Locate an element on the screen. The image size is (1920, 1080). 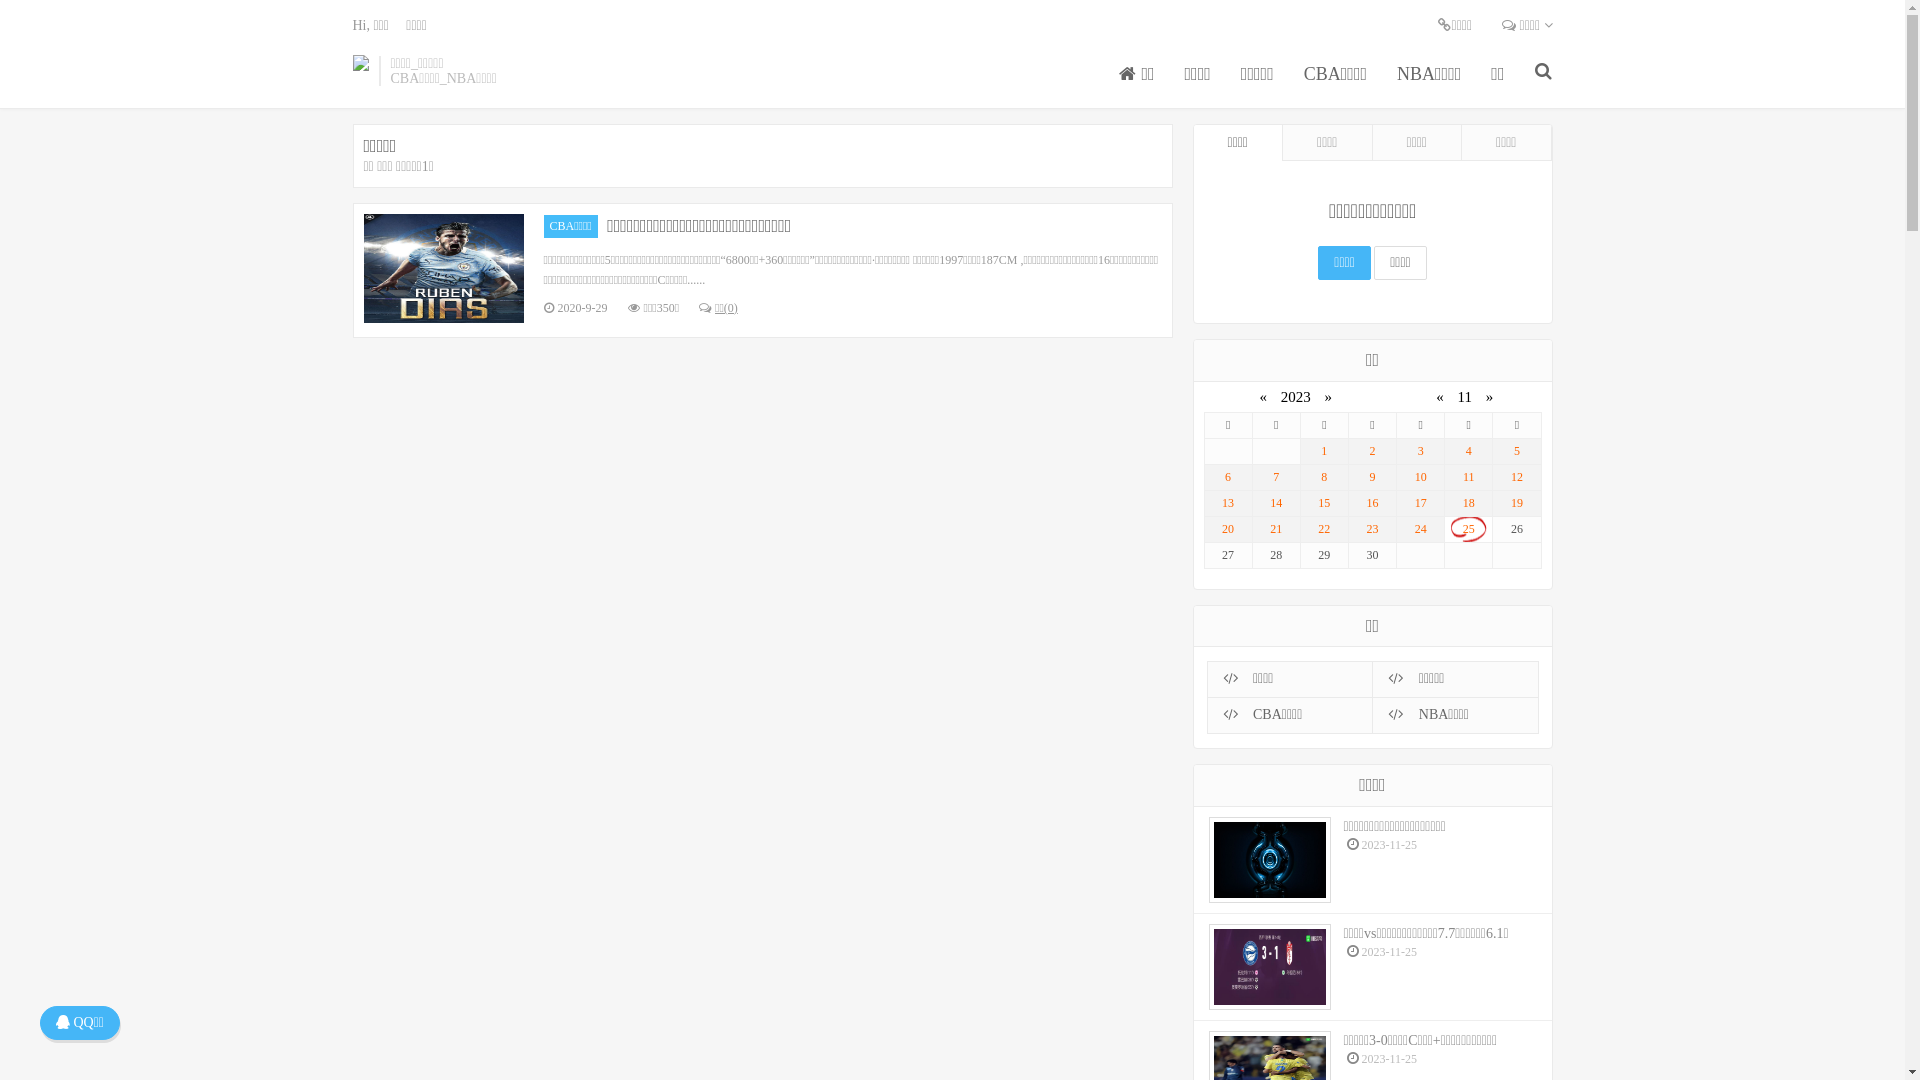
'2' is located at coordinates (1371, 451).